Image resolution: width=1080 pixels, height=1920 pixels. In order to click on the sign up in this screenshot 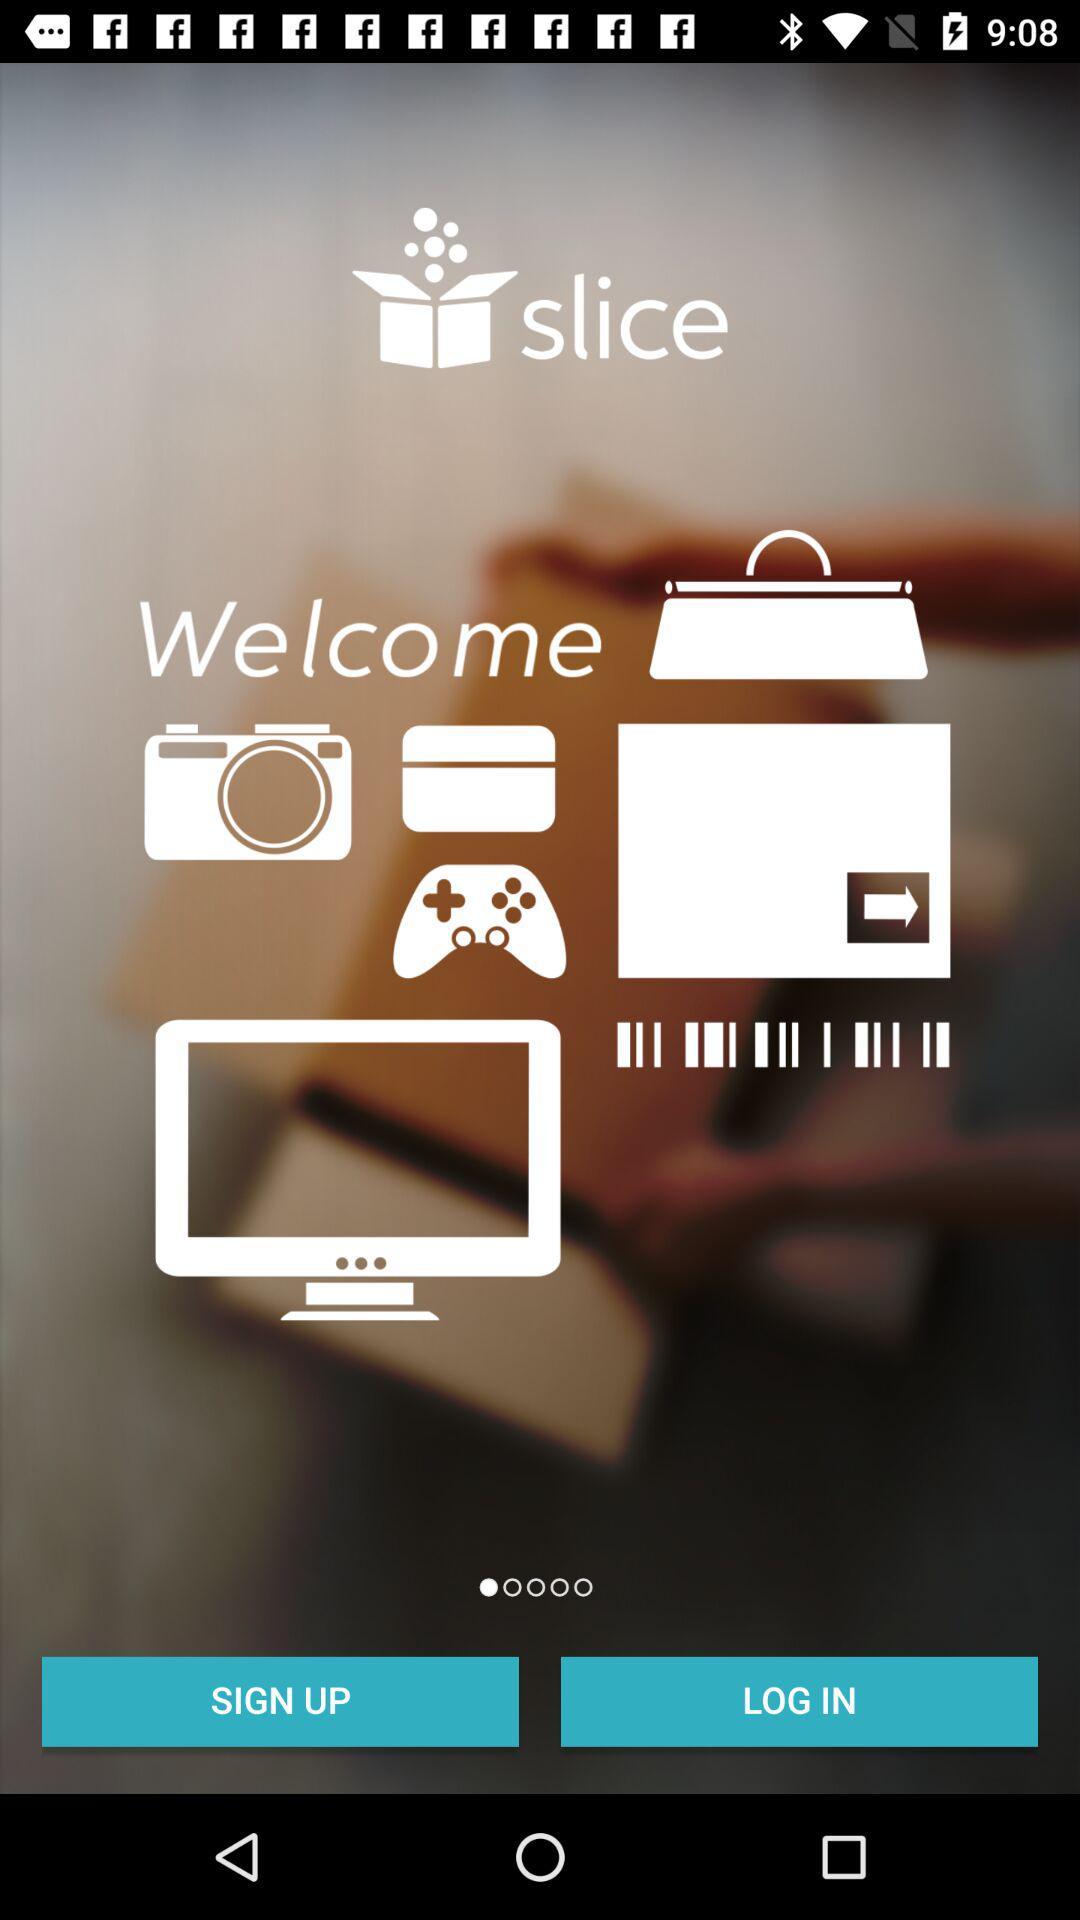, I will do `click(280, 1698)`.